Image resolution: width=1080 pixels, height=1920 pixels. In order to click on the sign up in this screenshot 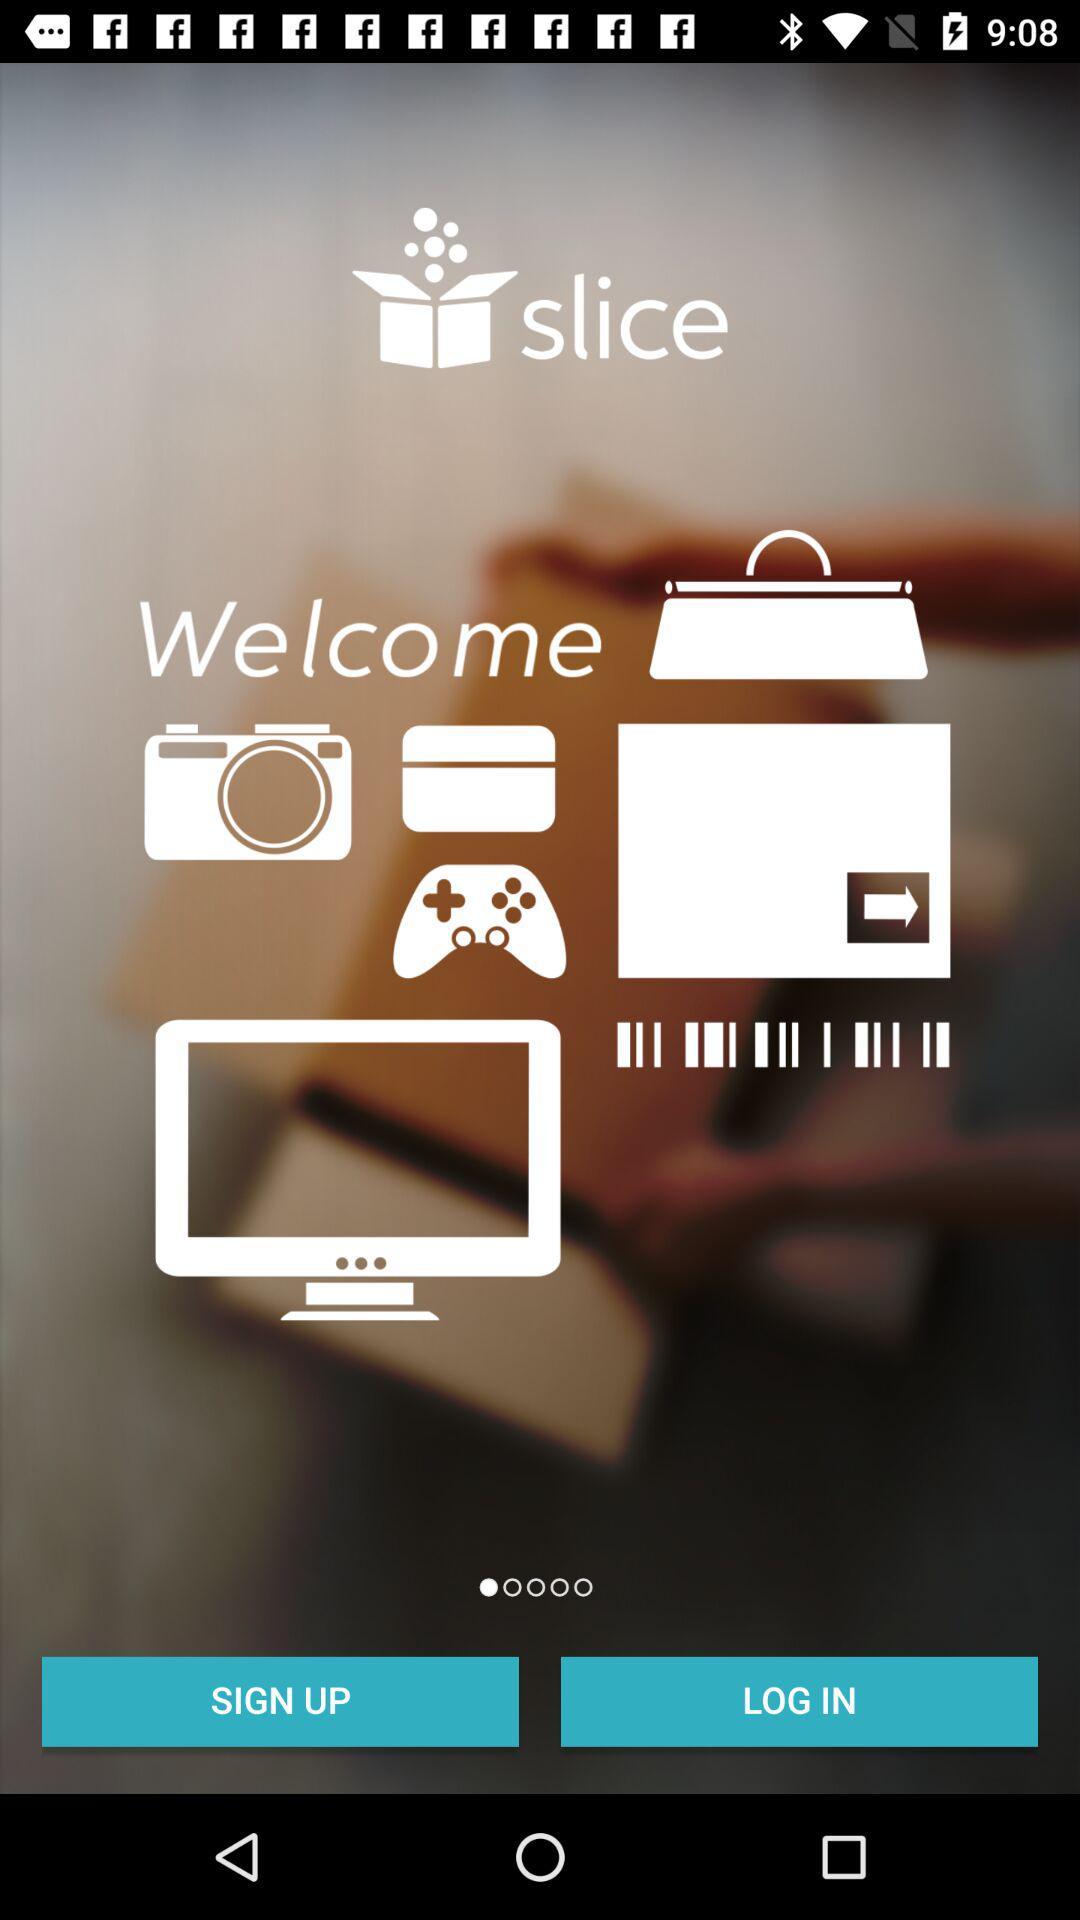, I will do `click(280, 1698)`.